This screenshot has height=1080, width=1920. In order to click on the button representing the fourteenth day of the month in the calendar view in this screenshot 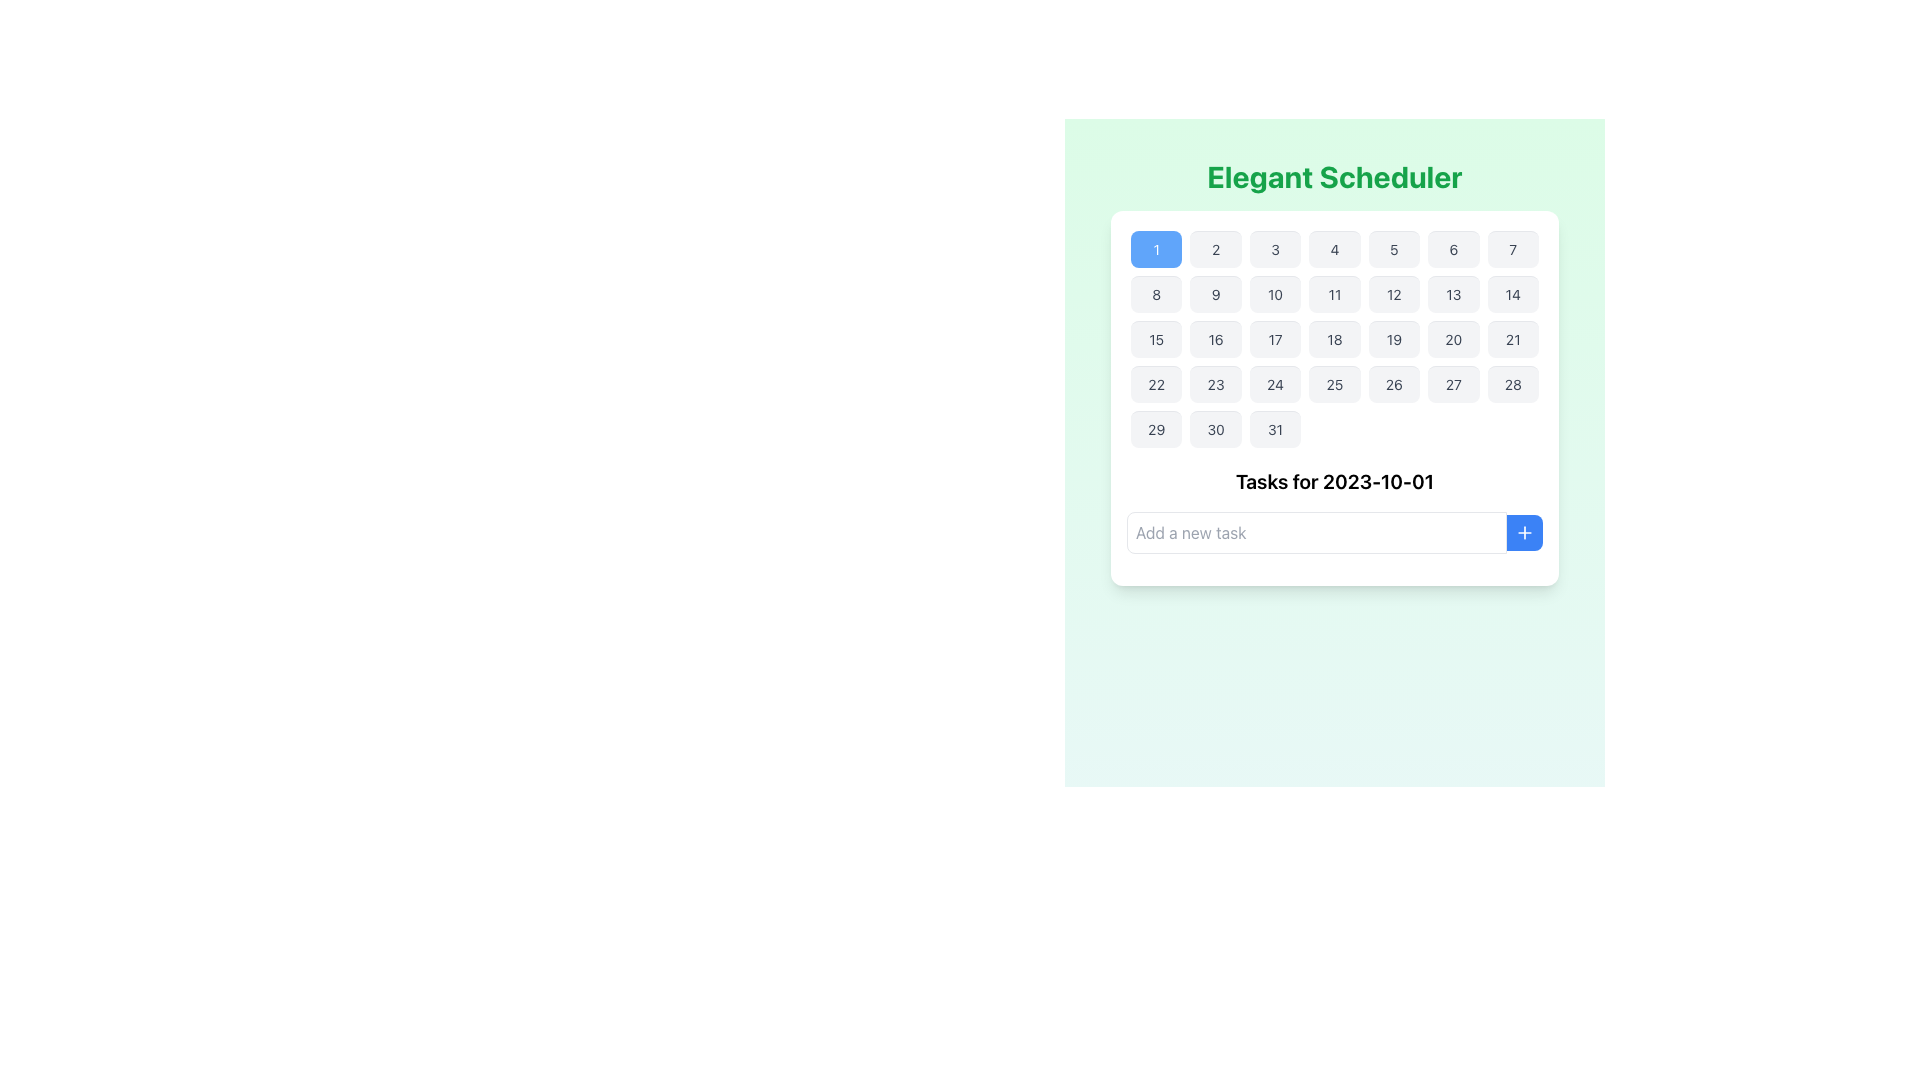, I will do `click(1513, 294)`.